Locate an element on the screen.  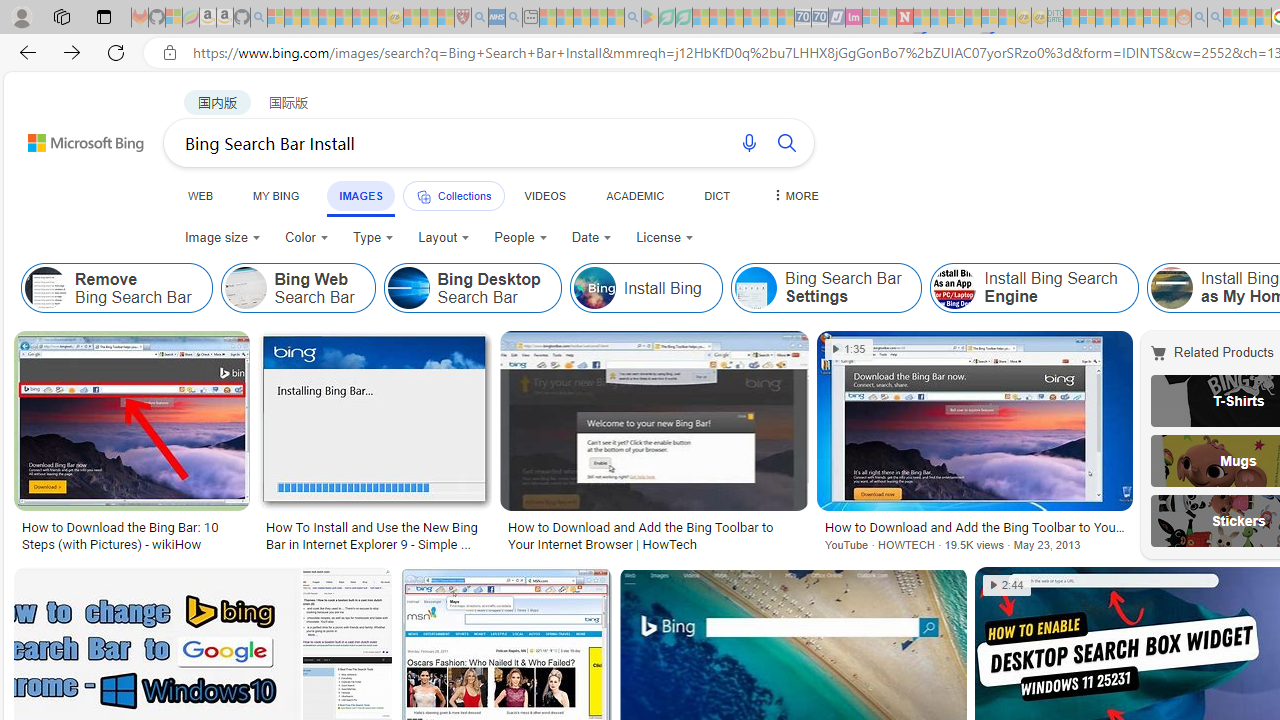
'Bing Search Bar Settings' is located at coordinates (826, 288).